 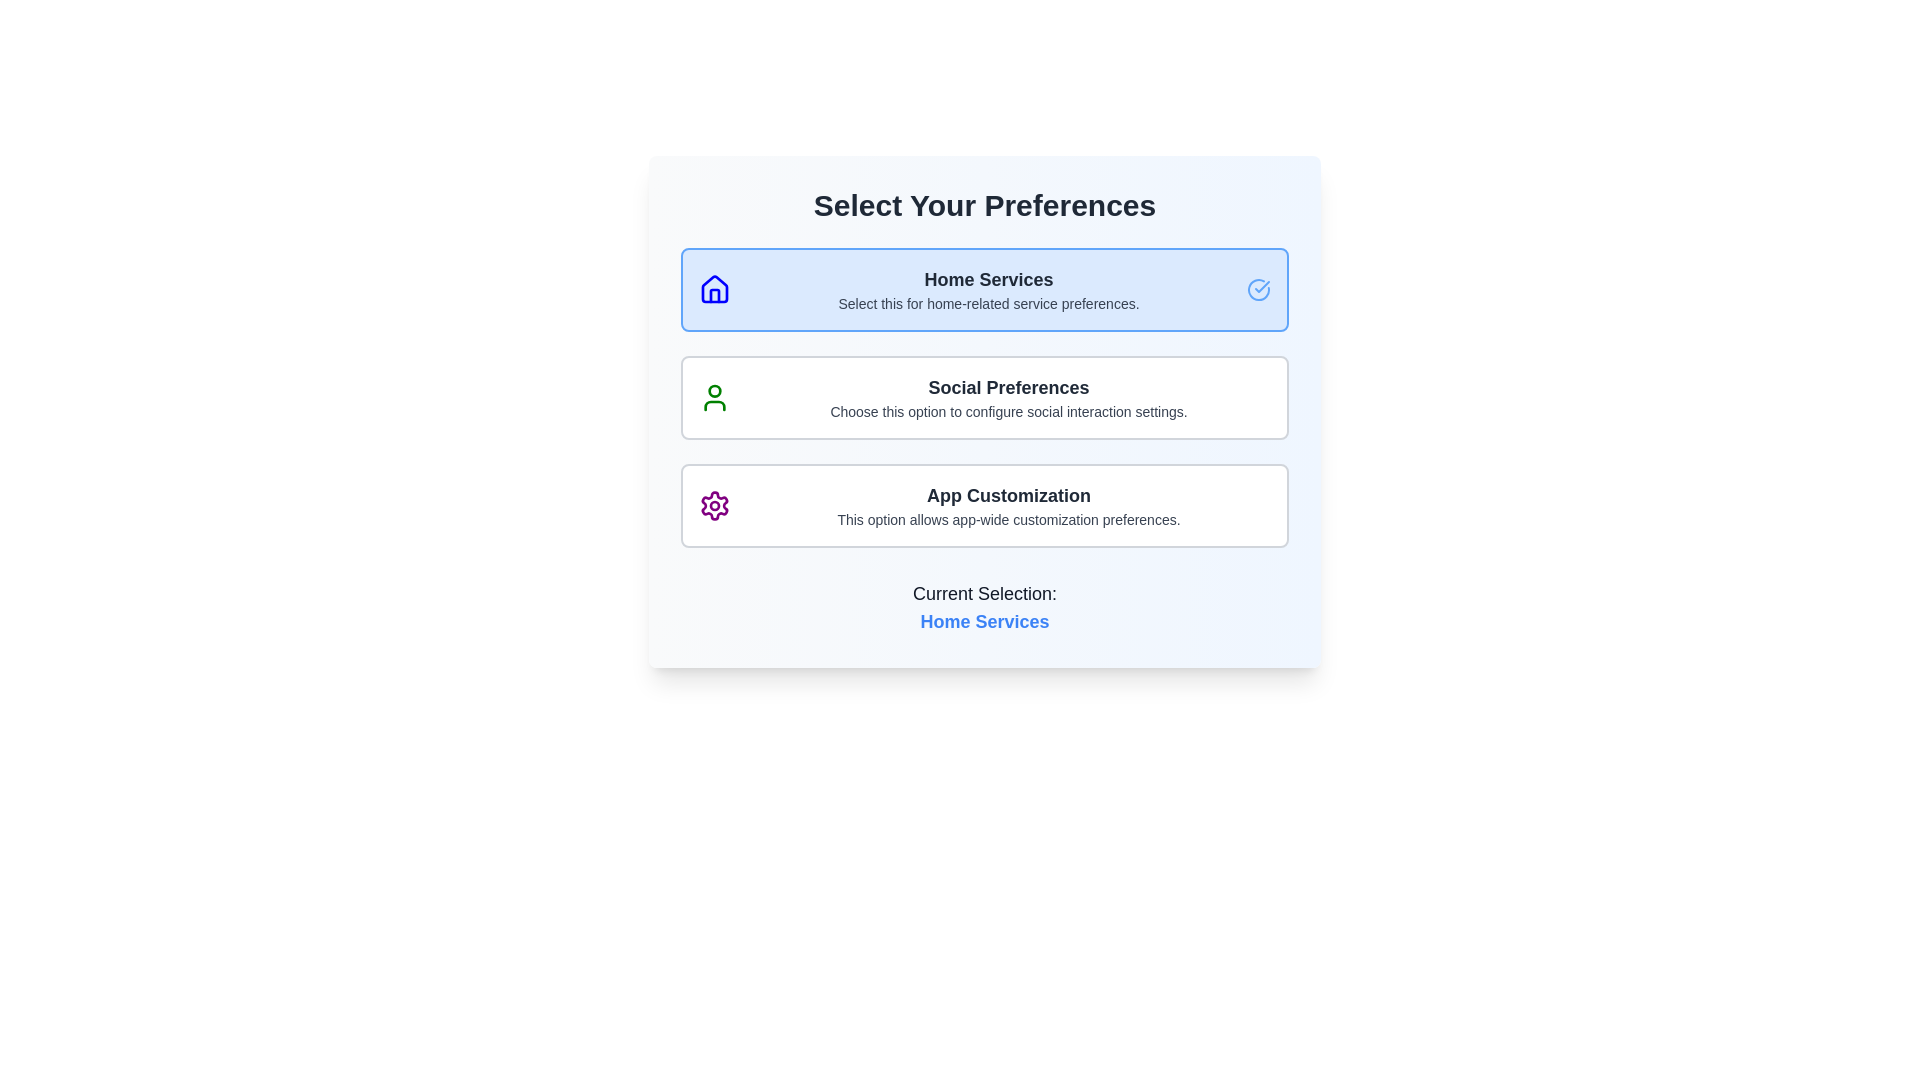 What do you see at coordinates (715, 397) in the screenshot?
I see `the icon representing the 'Social Preferences' card, which is centrally placed within the vertical bounds of the card and aligned to the left of the card's title and descriptive text` at bounding box center [715, 397].